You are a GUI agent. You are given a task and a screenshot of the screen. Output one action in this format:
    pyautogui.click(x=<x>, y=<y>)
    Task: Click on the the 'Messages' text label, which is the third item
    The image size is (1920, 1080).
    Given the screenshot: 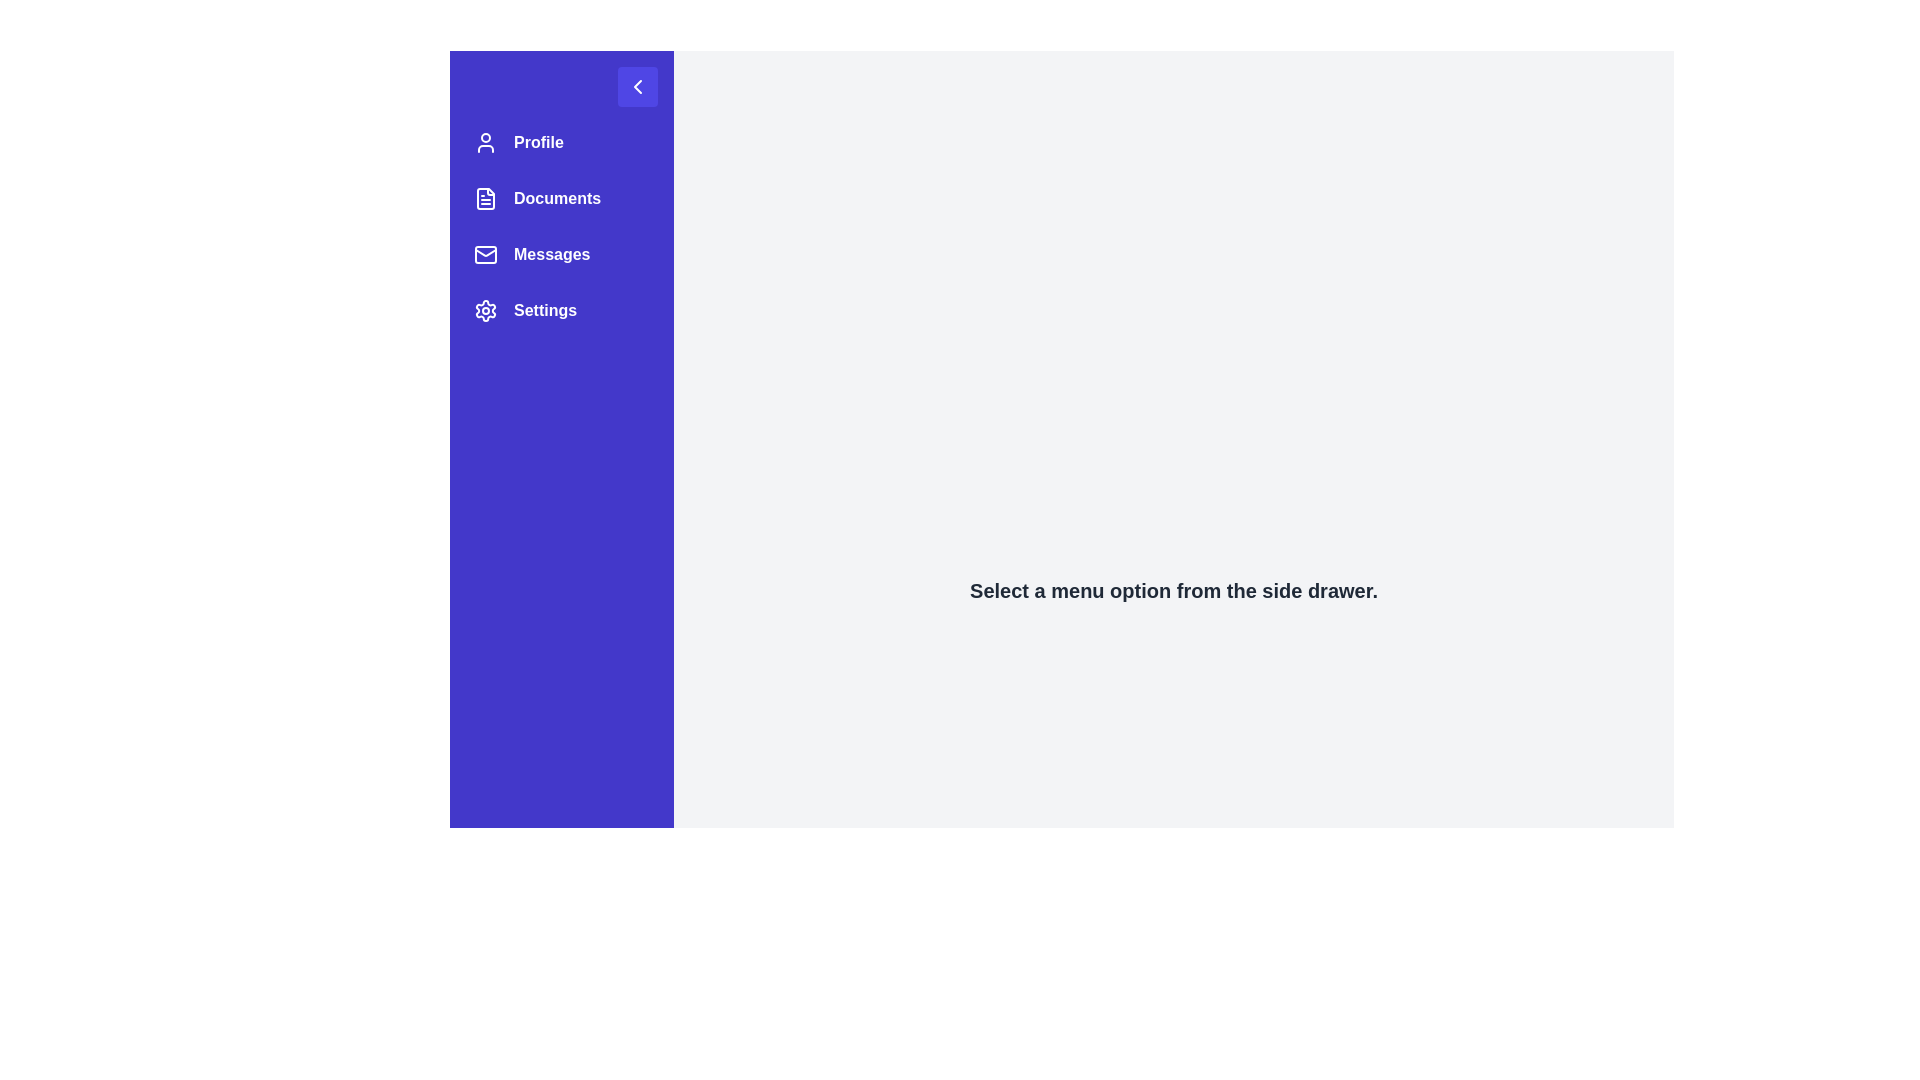 What is the action you would take?
    pyautogui.click(x=552, y=253)
    